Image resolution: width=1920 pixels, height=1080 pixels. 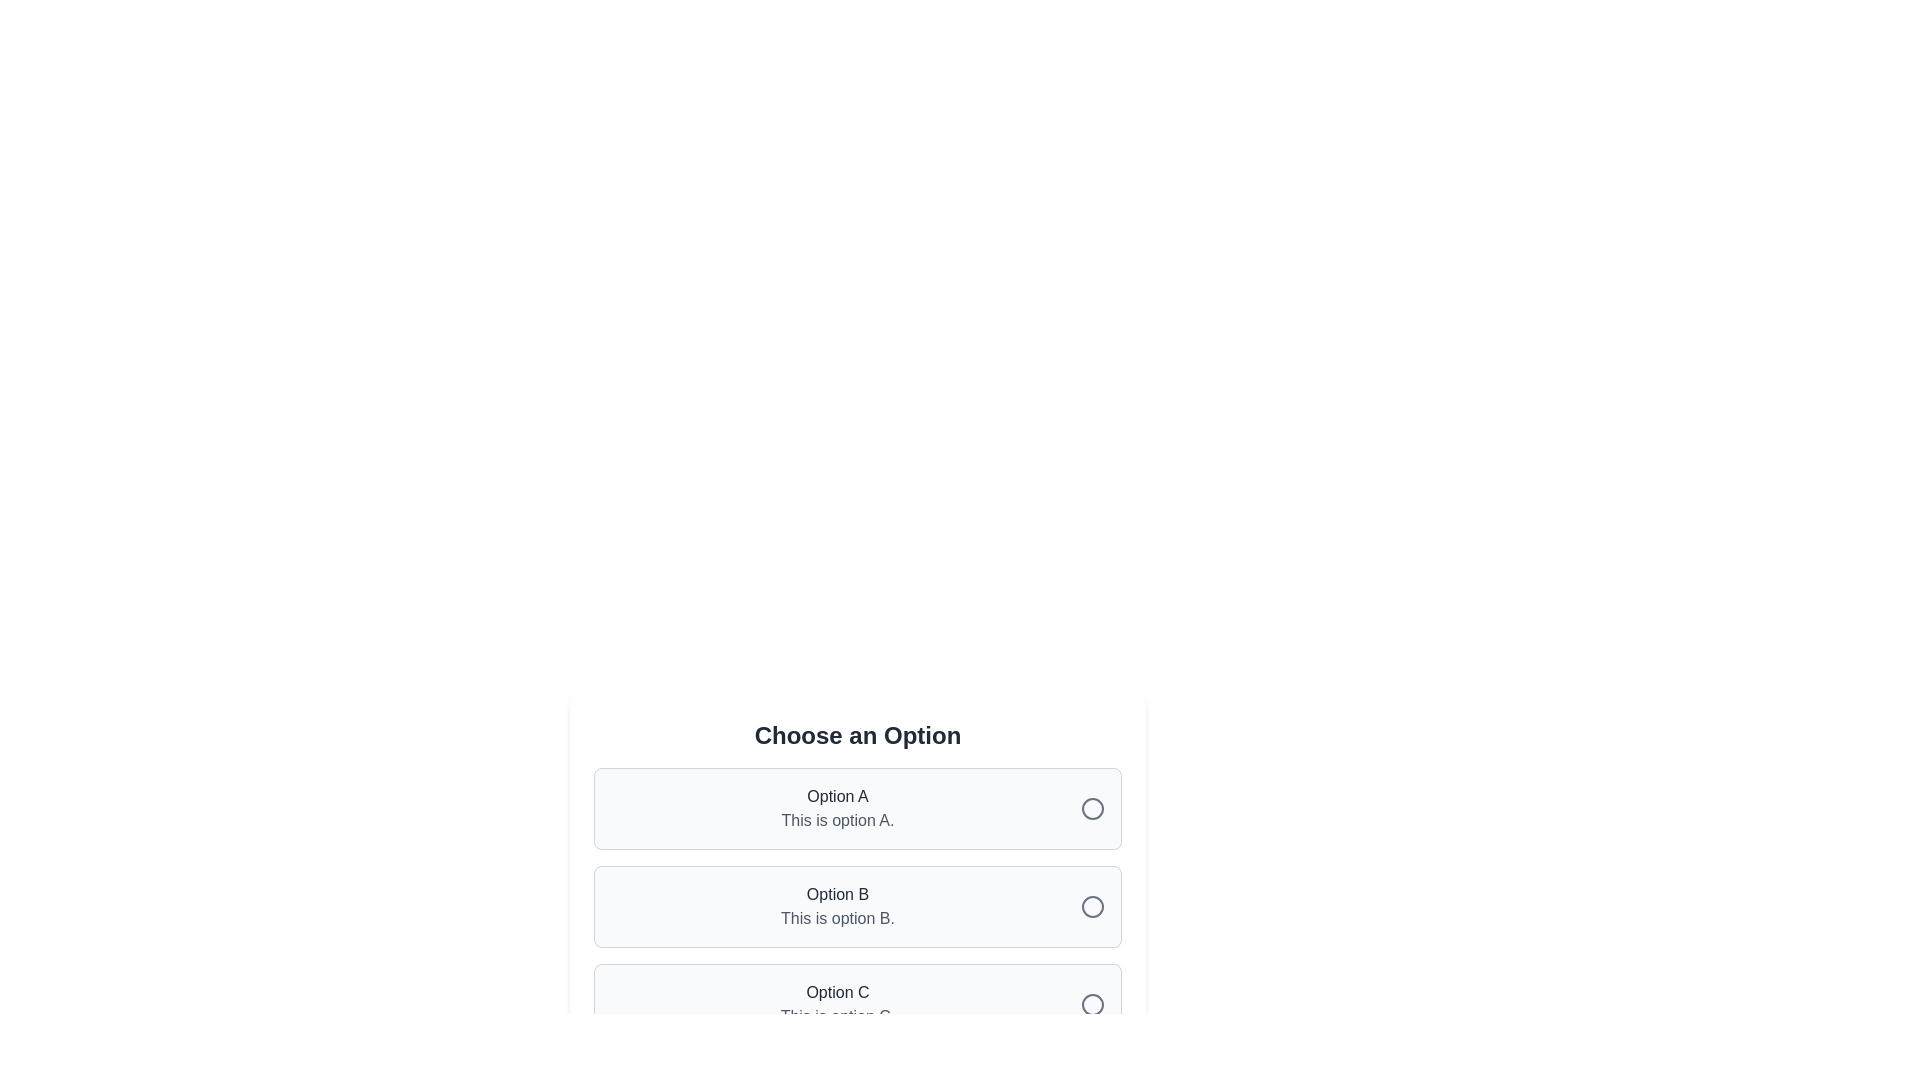 What do you see at coordinates (1092, 906) in the screenshot?
I see `the radio button representing 'Option B'` at bounding box center [1092, 906].